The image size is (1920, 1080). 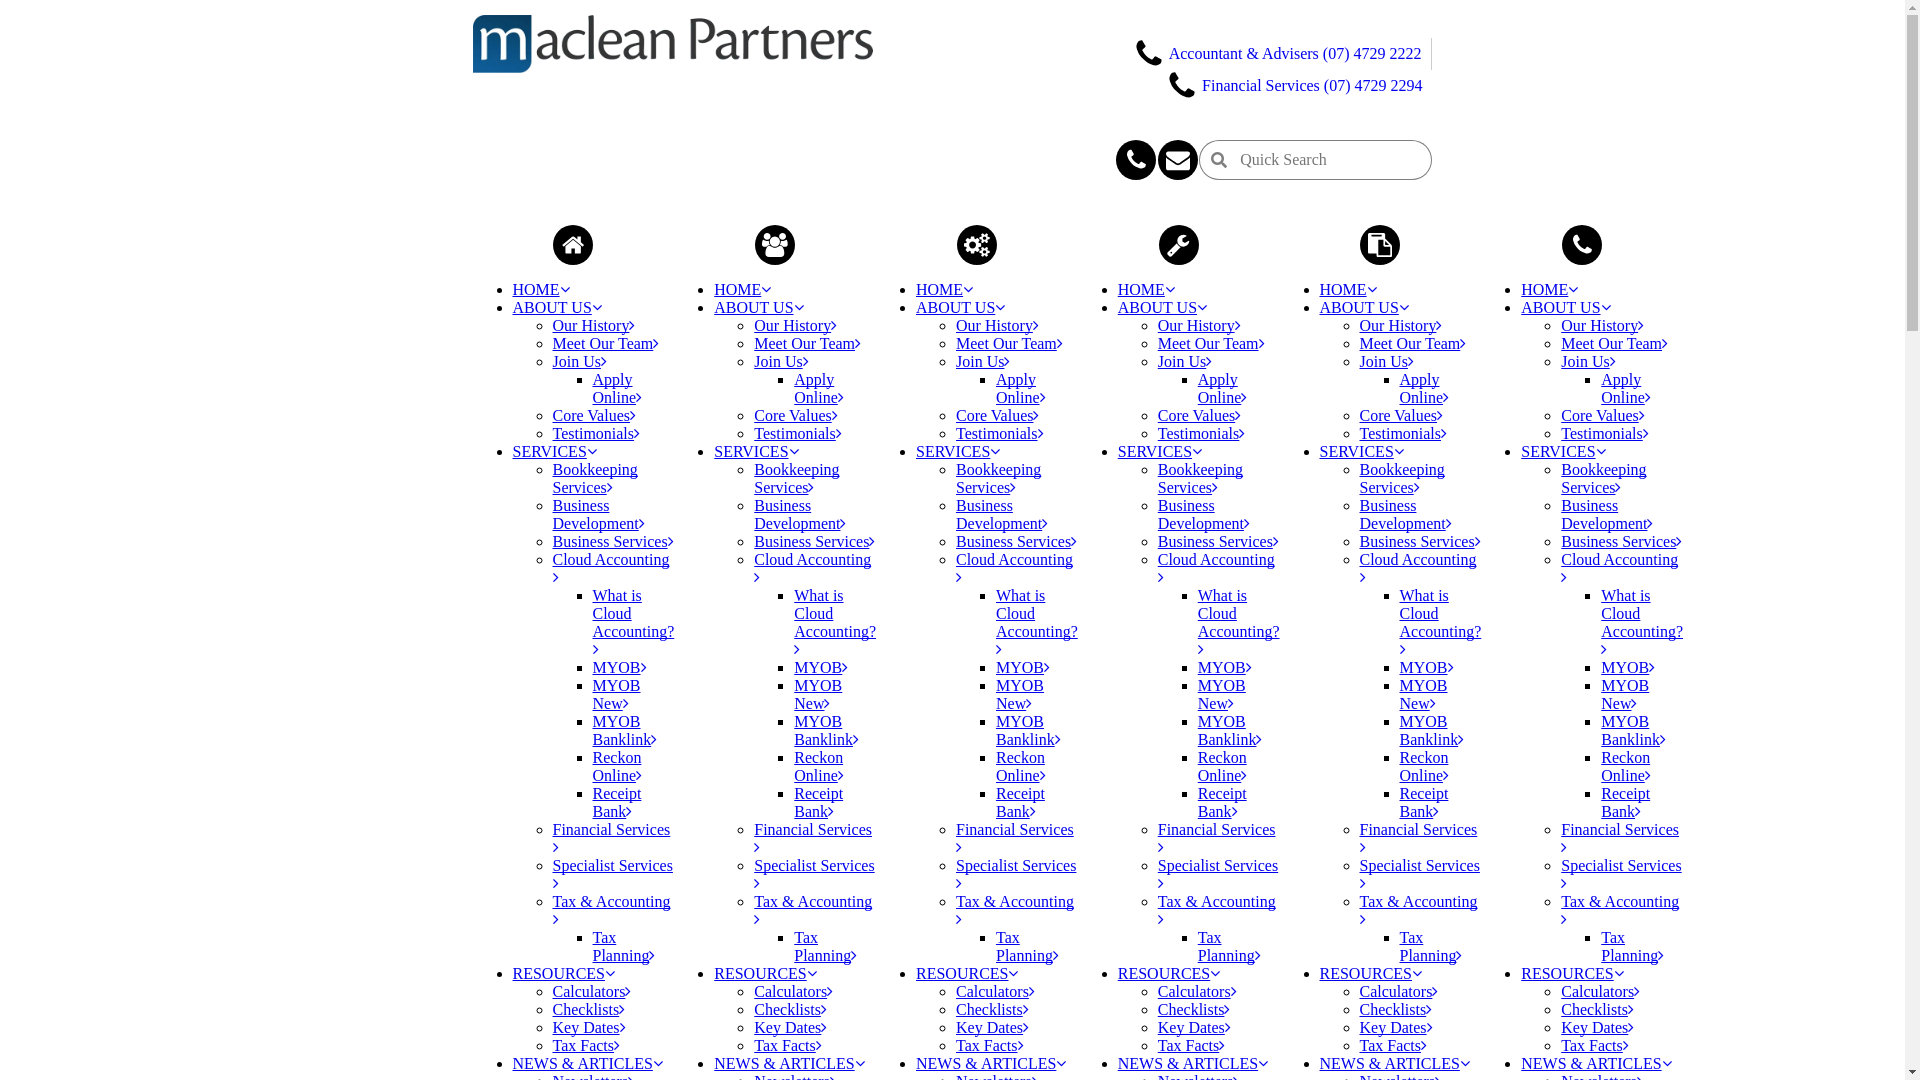 What do you see at coordinates (594, 432) in the screenshot?
I see `'Testimonials'` at bounding box center [594, 432].